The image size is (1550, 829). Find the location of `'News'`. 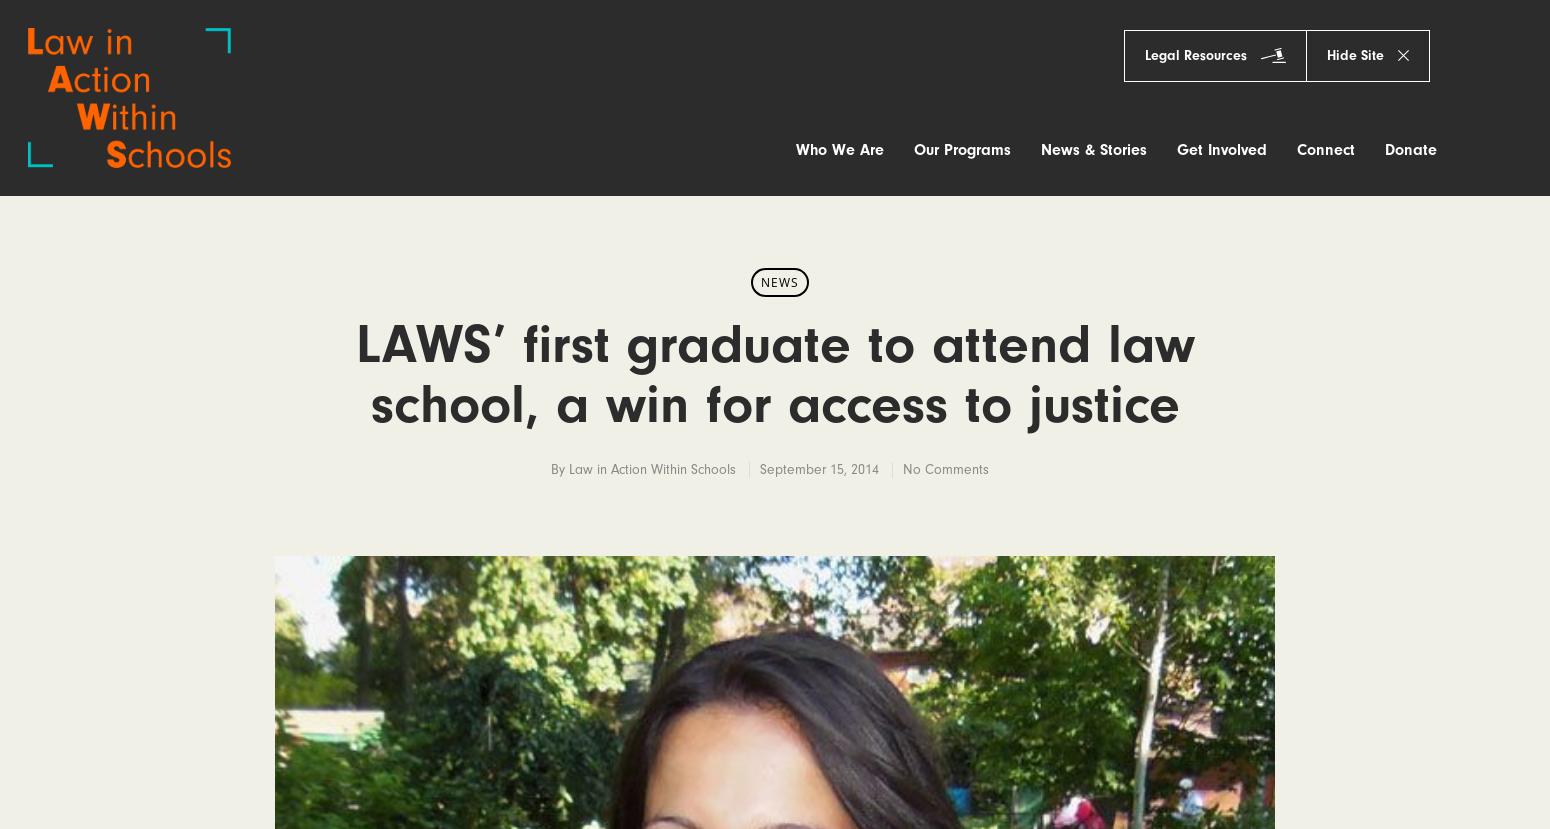

'News' is located at coordinates (778, 281).